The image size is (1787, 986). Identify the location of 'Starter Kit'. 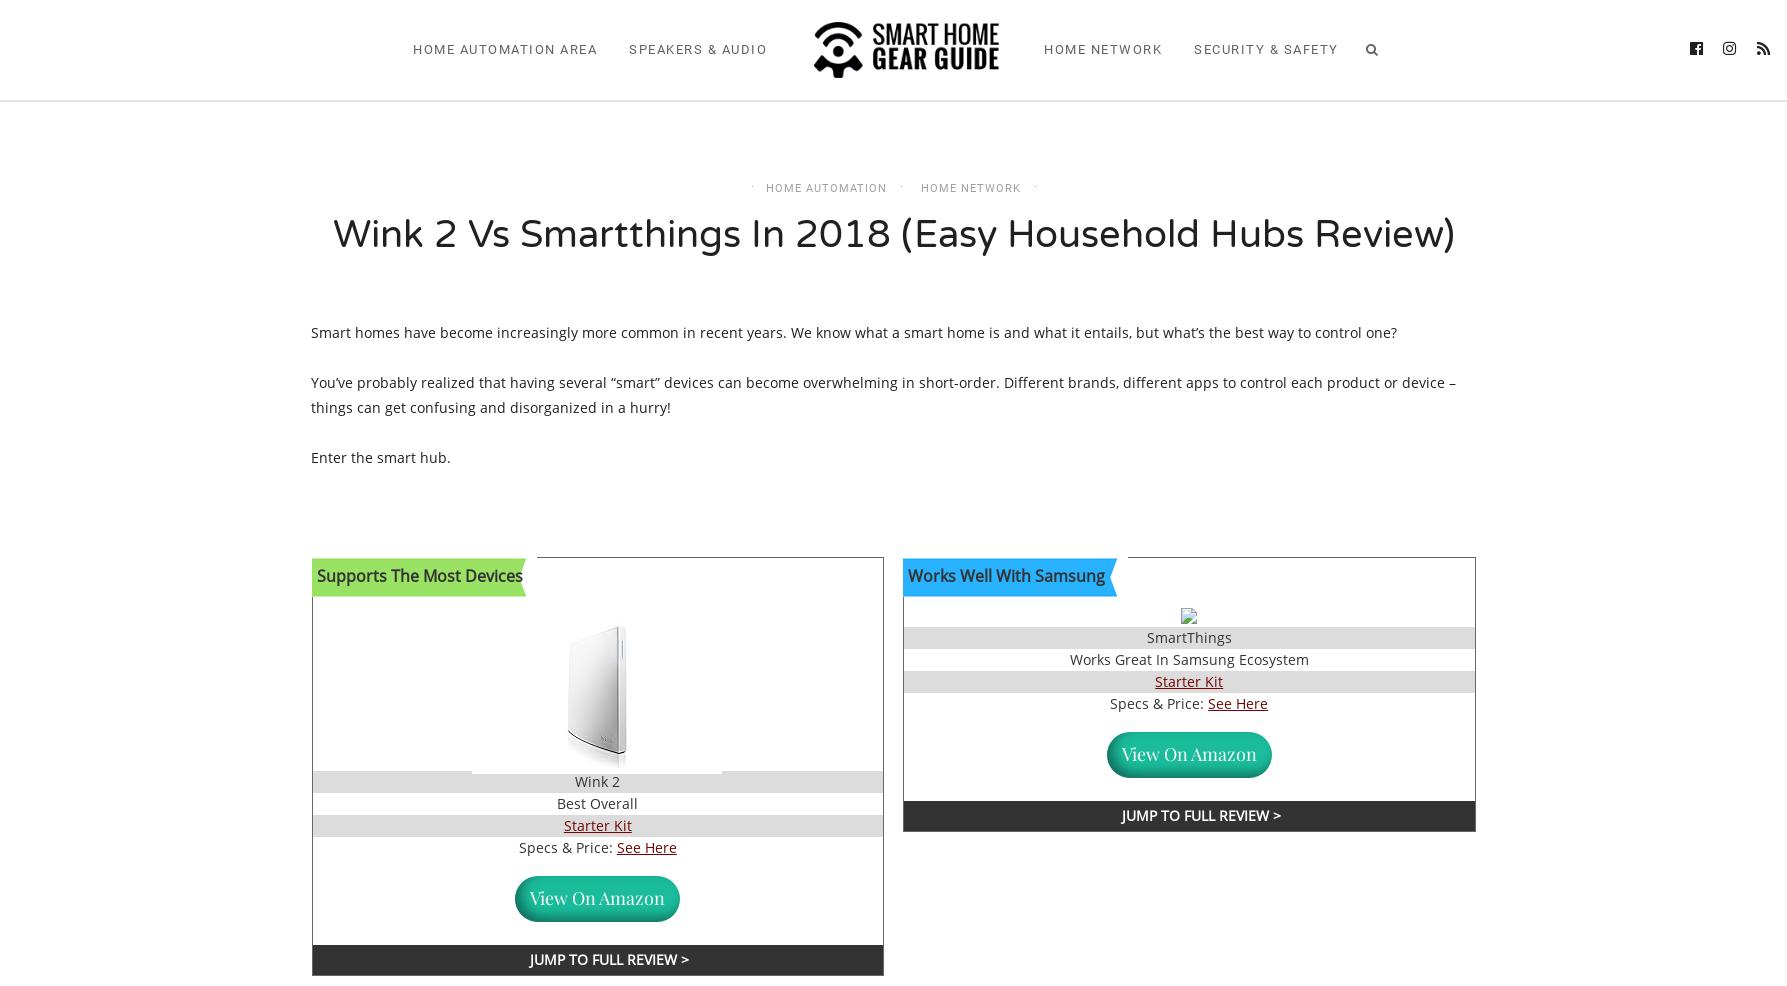
(596, 824).